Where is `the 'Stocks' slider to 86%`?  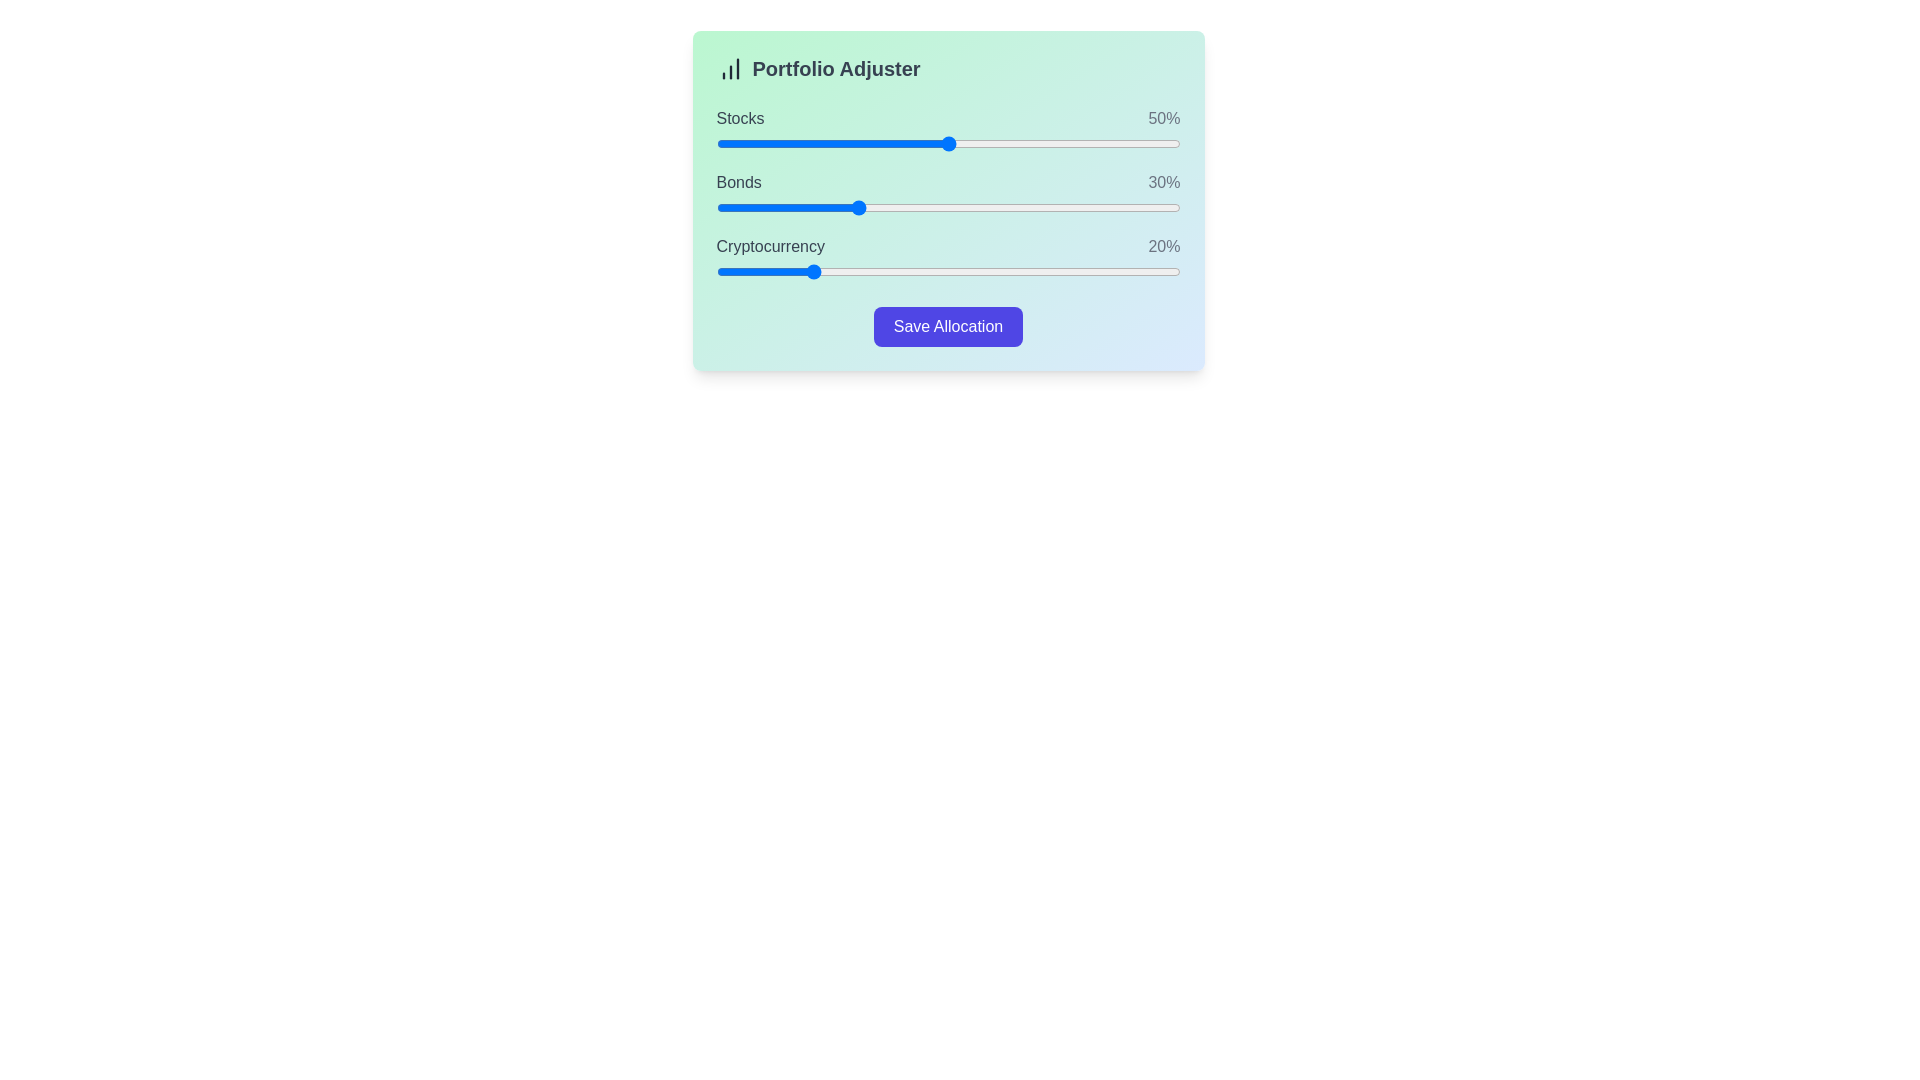 the 'Stocks' slider to 86% is located at coordinates (1114, 142).